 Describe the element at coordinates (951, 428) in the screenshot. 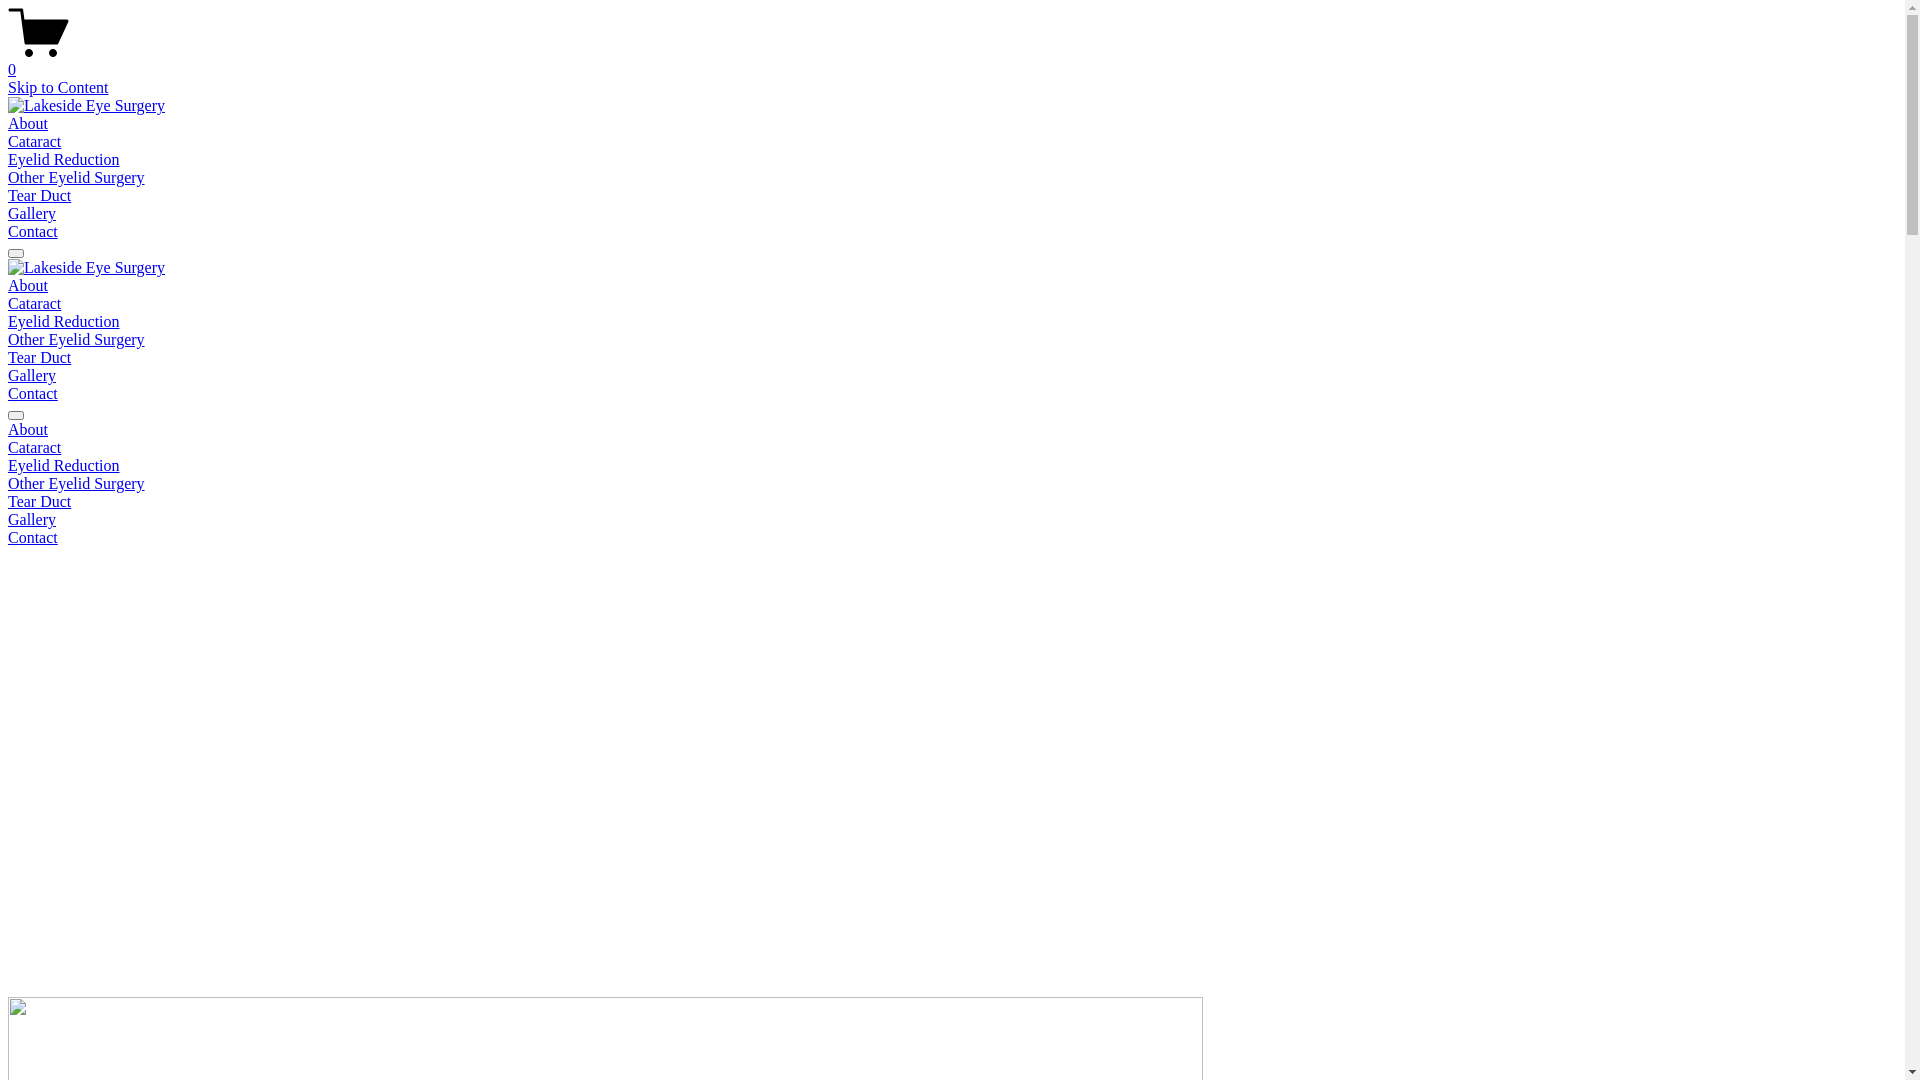

I see `'About'` at that location.